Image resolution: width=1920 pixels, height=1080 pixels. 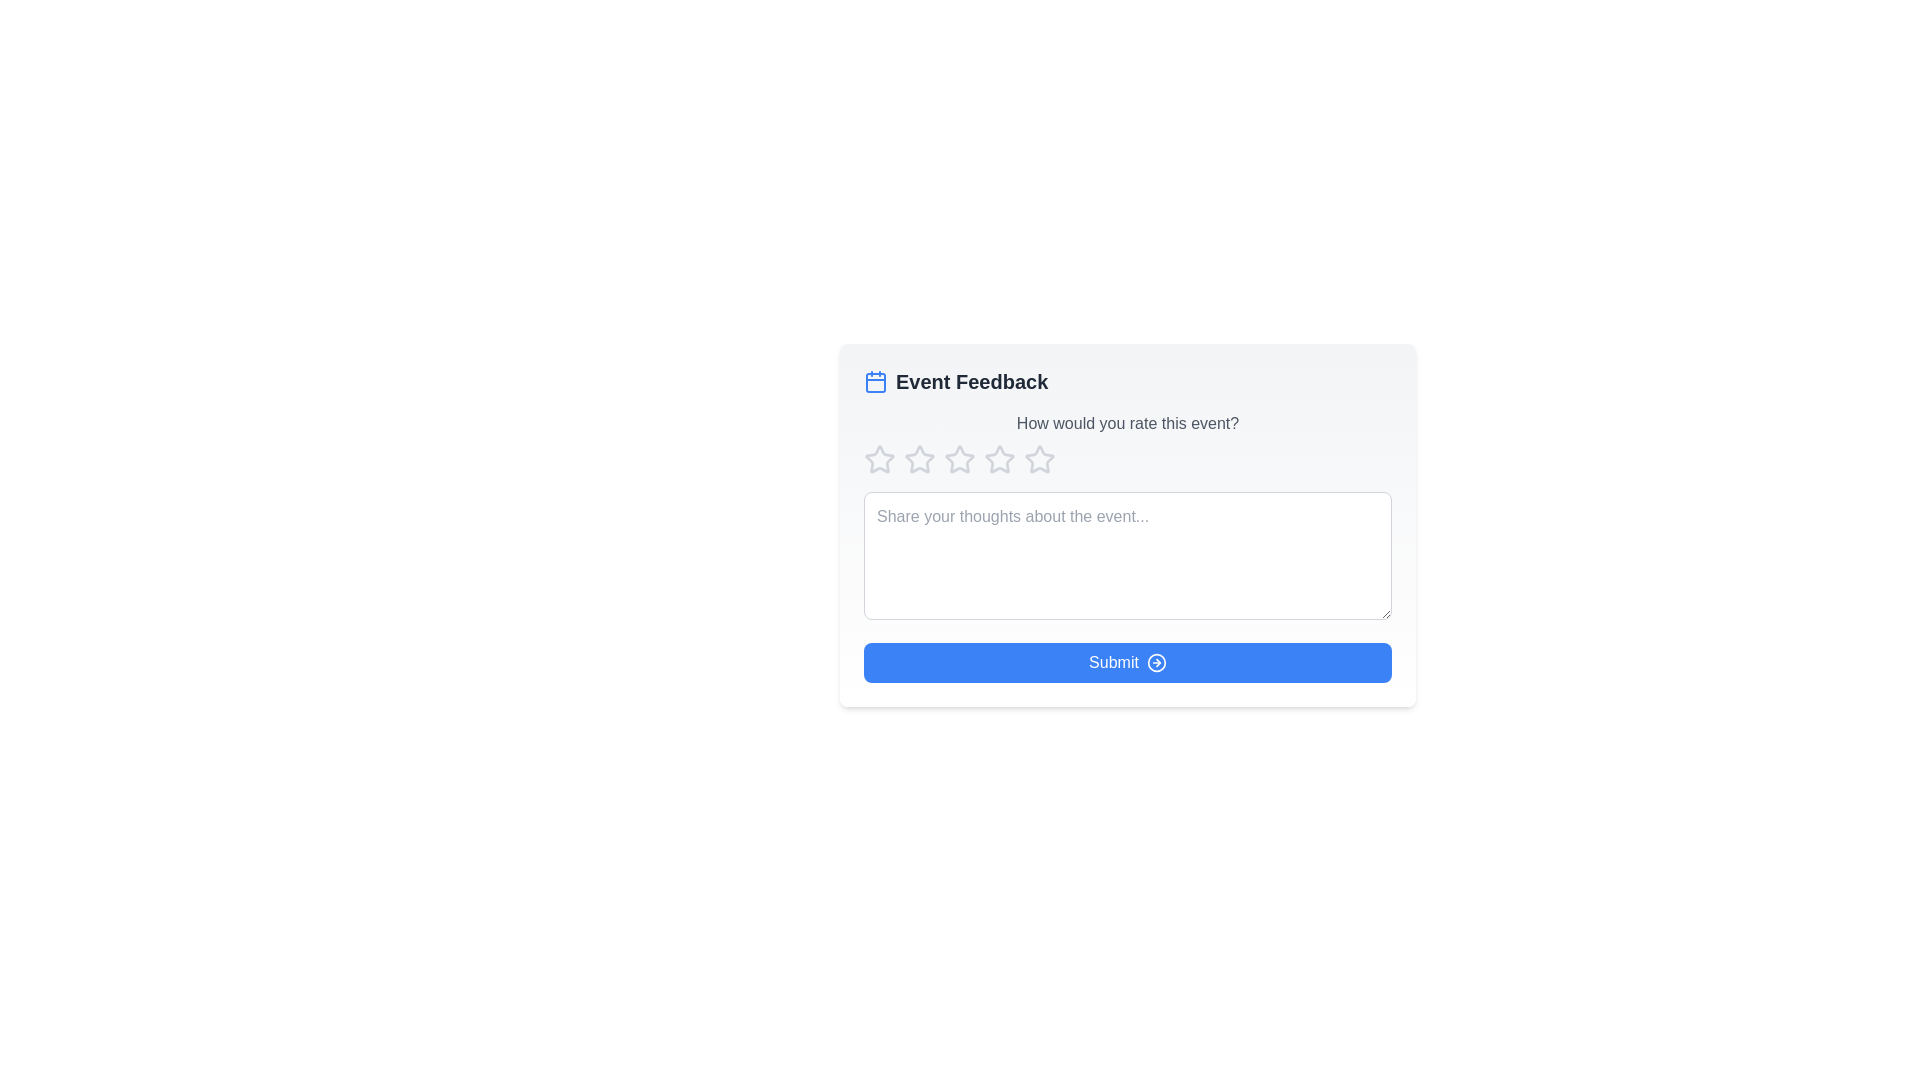 I want to click on the first star rating icon, which is light gray and part of a sequence of five stars for user feedback under the question 'How would you rate this event?', so click(x=879, y=459).